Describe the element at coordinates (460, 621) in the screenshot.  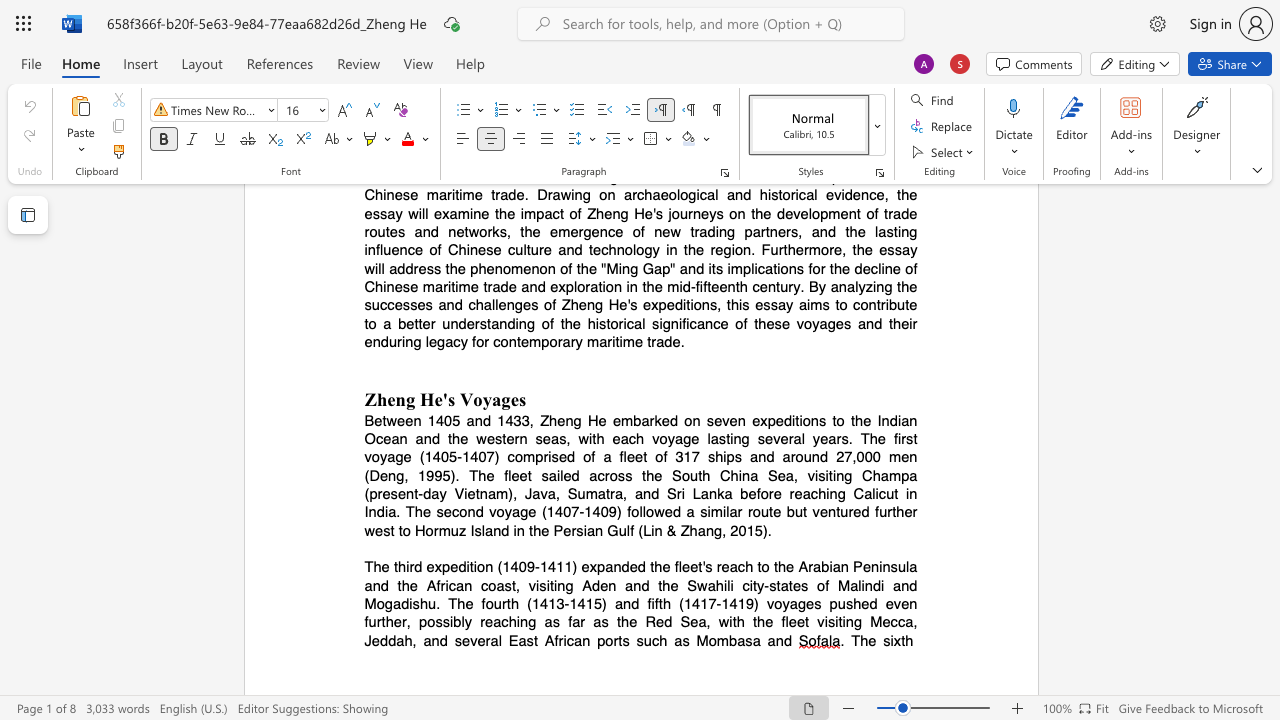
I see `the subset text "ly r" within the text "possibly reaching"` at that location.